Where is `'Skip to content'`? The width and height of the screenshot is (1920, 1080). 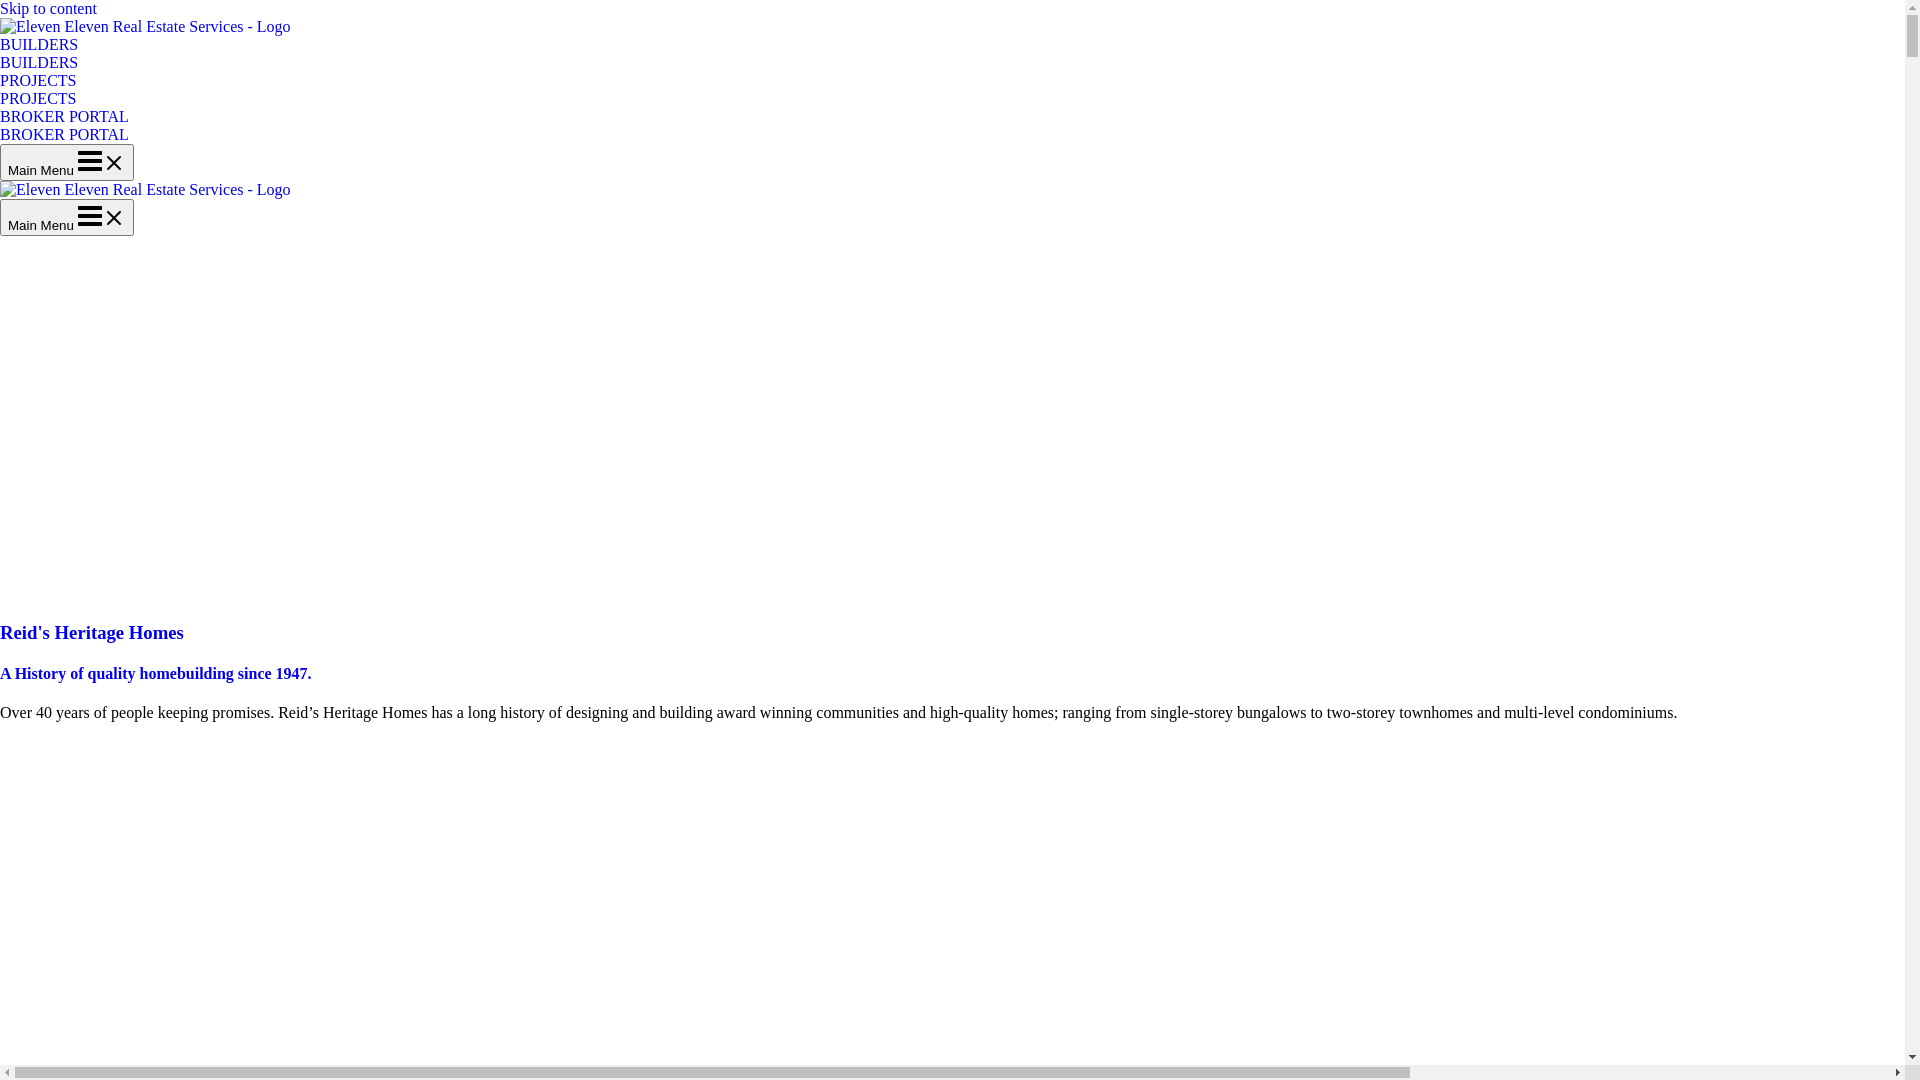
'Skip to content' is located at coordinates (0, 8).